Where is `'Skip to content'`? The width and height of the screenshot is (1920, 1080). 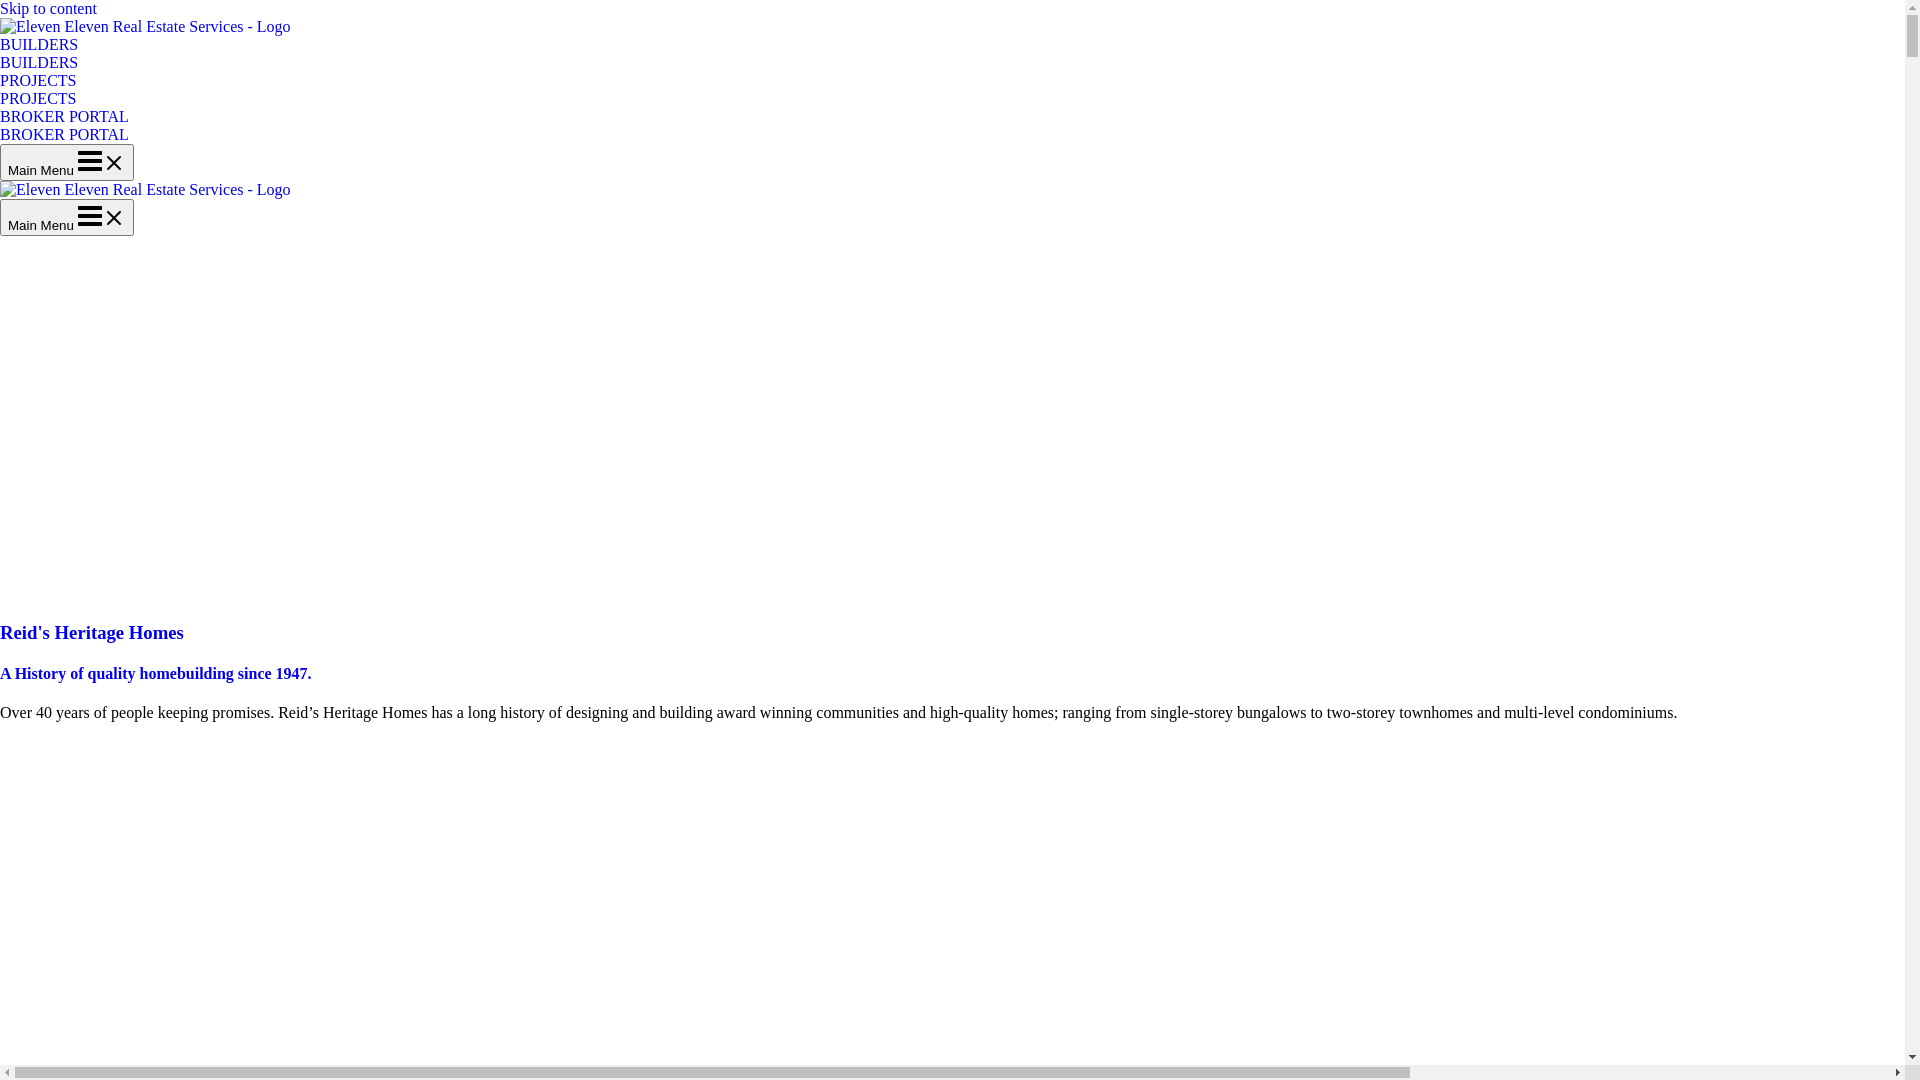
'Skip to content' is located at coordinates (0, 8).